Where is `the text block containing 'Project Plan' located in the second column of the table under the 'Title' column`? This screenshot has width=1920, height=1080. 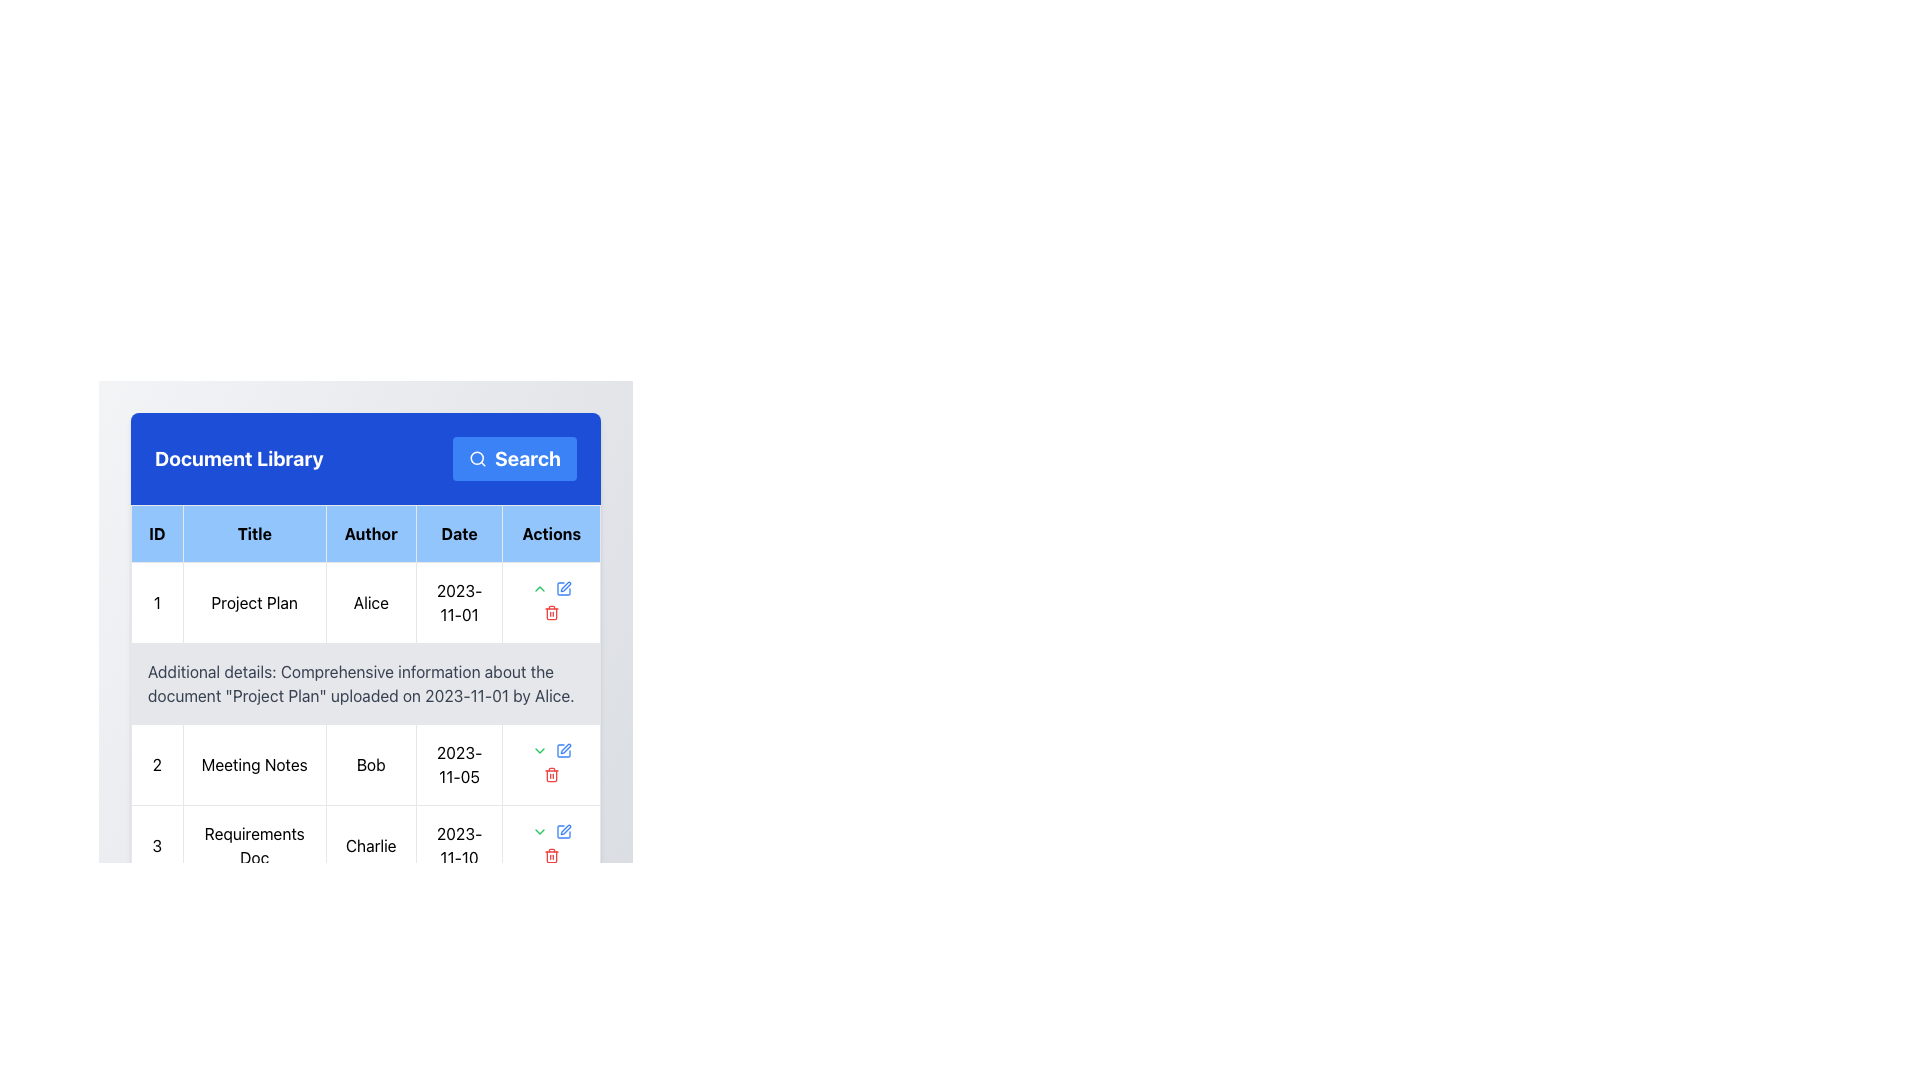
the text block containing 'Project Plan' located in the second column of the table under the 'Title' column is located at coordinates (253, 601).